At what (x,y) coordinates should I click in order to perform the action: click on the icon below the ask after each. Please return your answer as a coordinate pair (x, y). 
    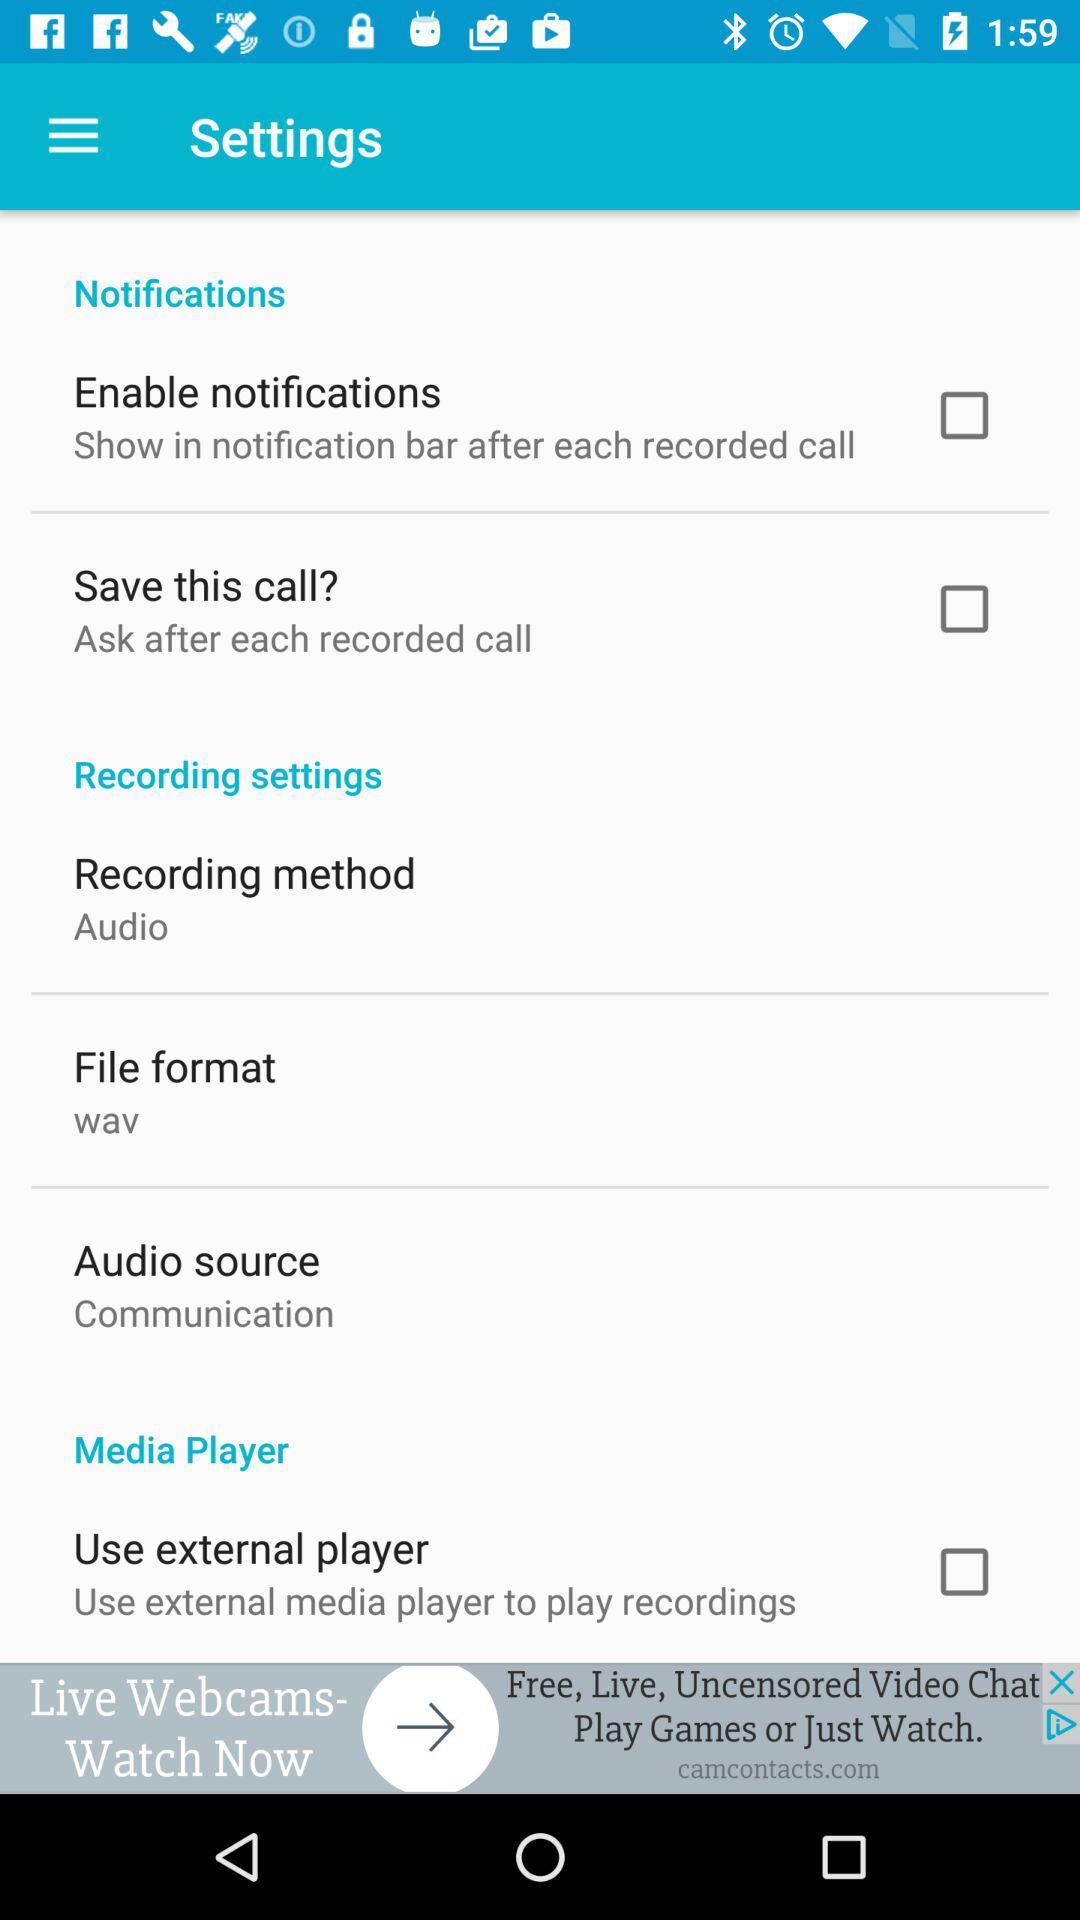
    Looking at the image, I should click on (540, 747).